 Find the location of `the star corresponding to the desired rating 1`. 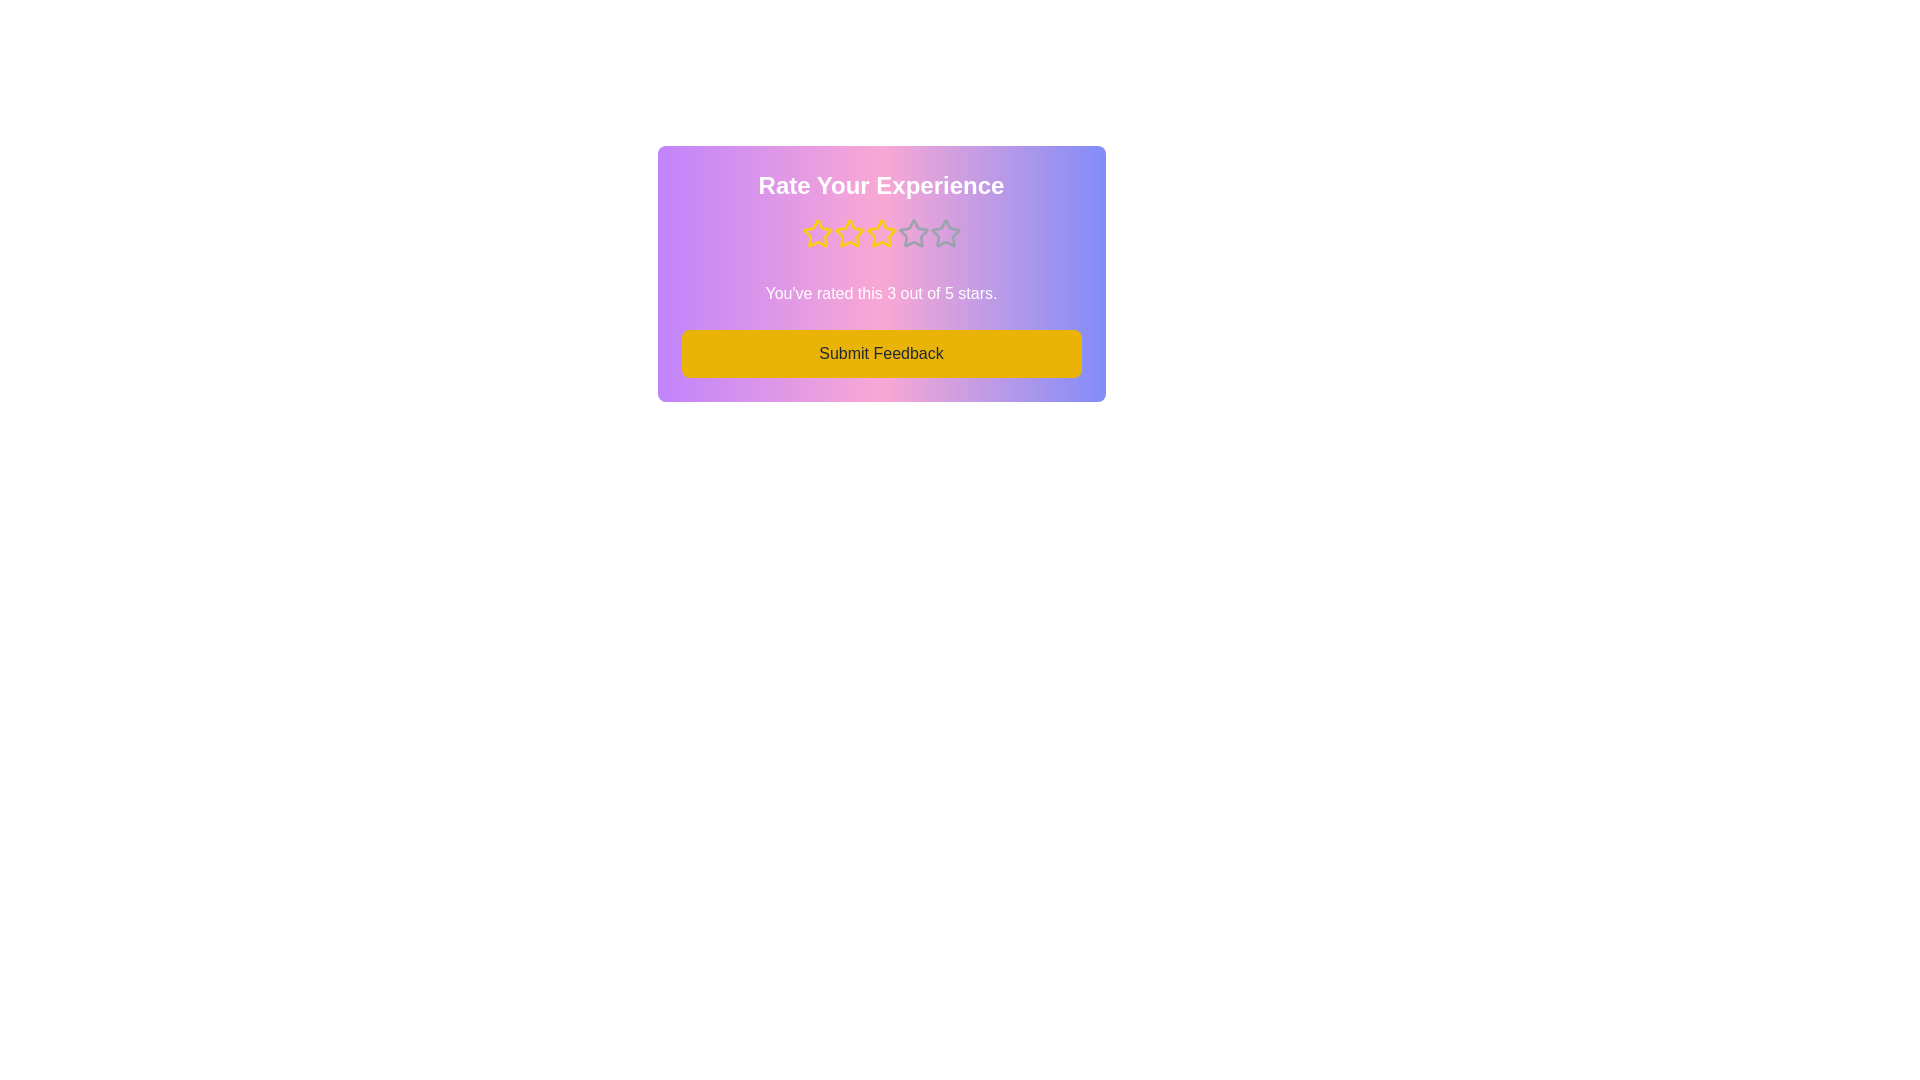

the star corresponding to the desired rating 1 is located at coordinates (817, 233).